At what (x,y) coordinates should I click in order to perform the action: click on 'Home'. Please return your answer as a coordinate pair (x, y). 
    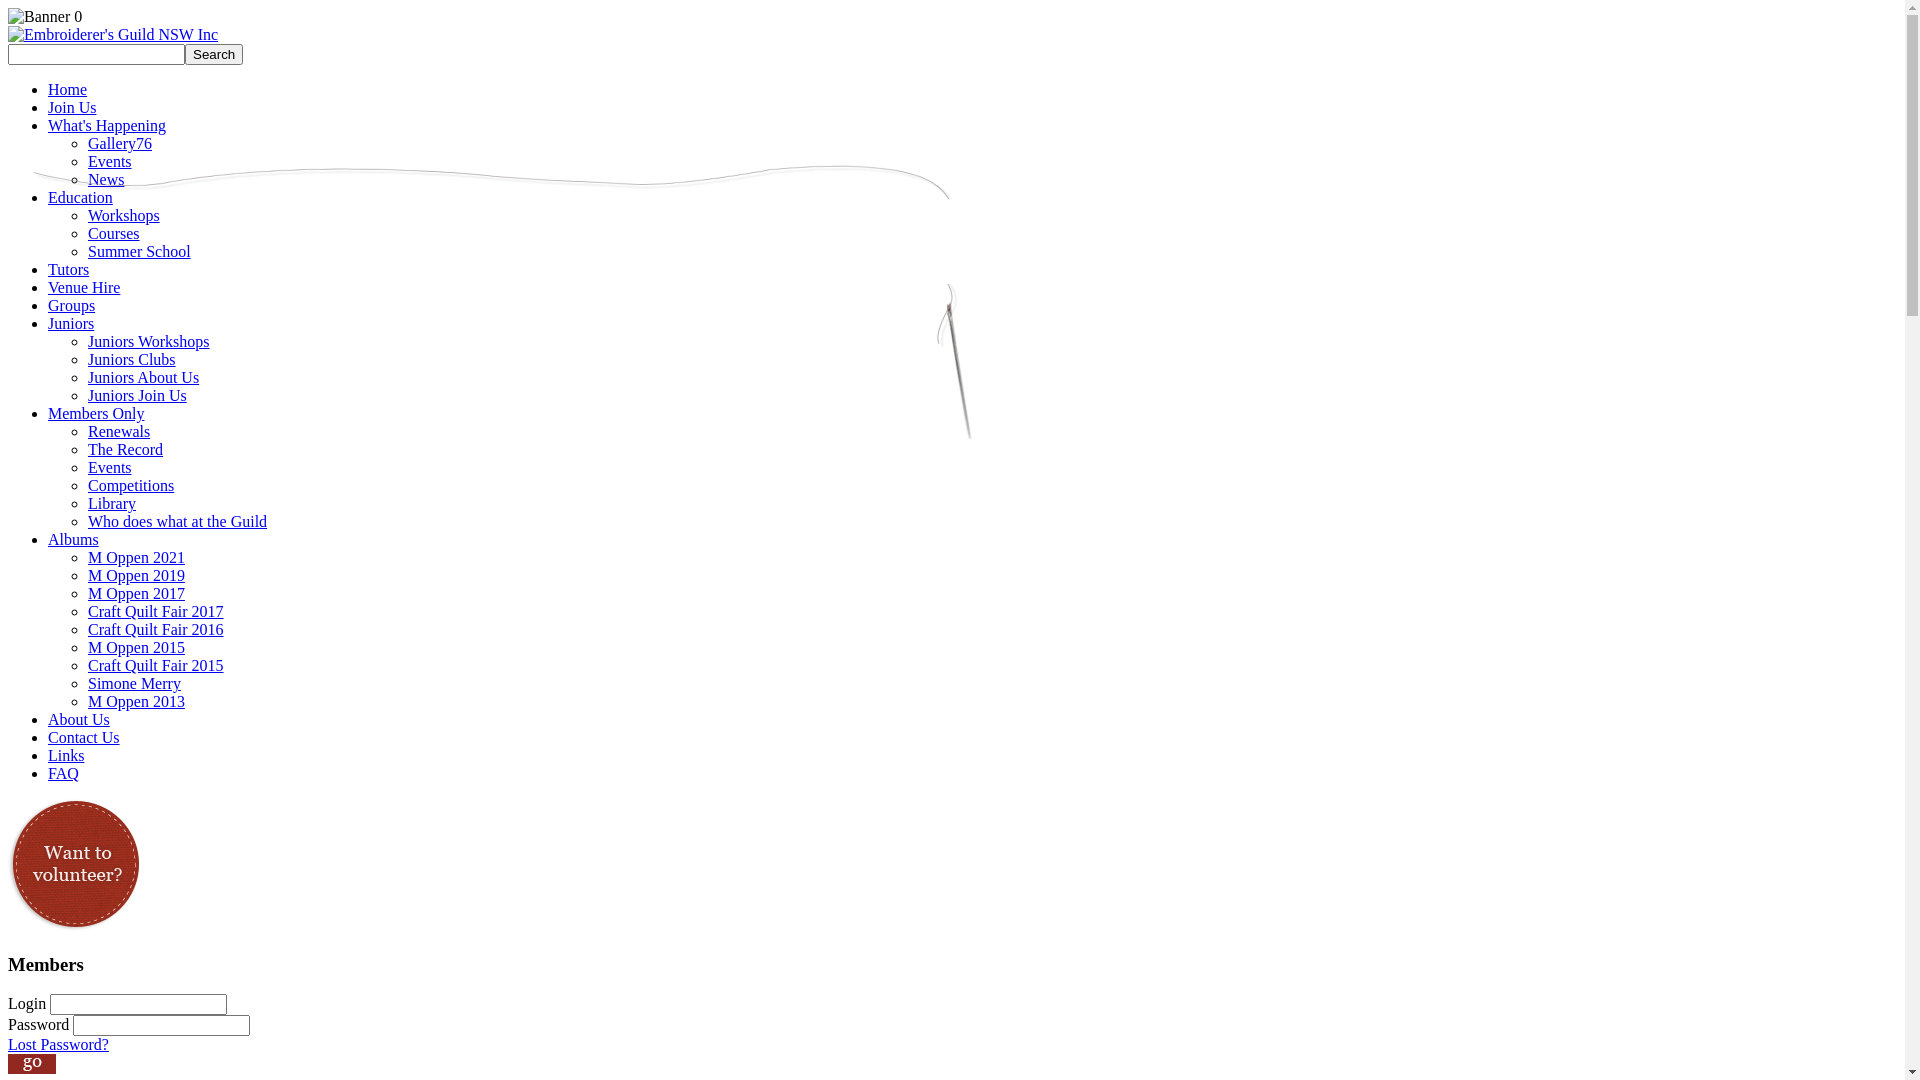
    Looking at the image, I should click on (67, 88).